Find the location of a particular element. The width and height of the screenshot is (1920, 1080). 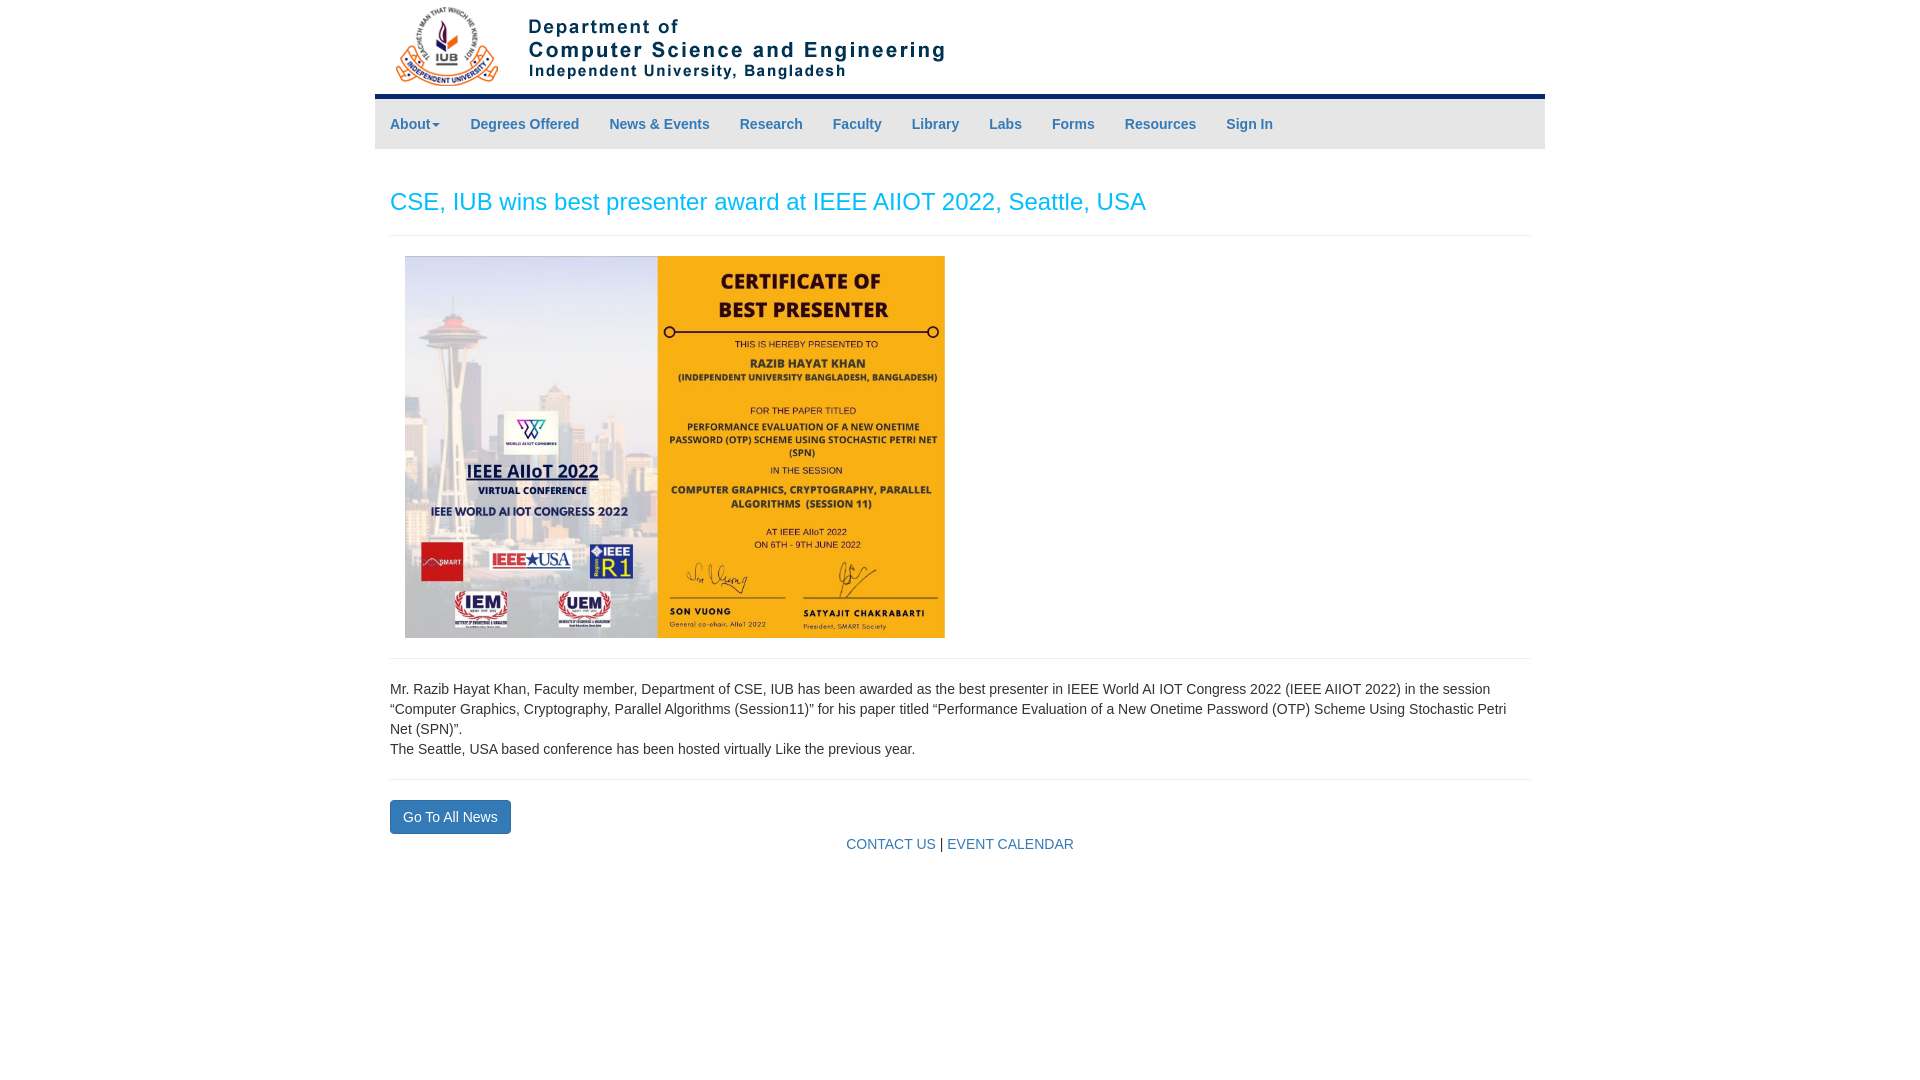

'Labs' is located at coordinates (1005, 123).